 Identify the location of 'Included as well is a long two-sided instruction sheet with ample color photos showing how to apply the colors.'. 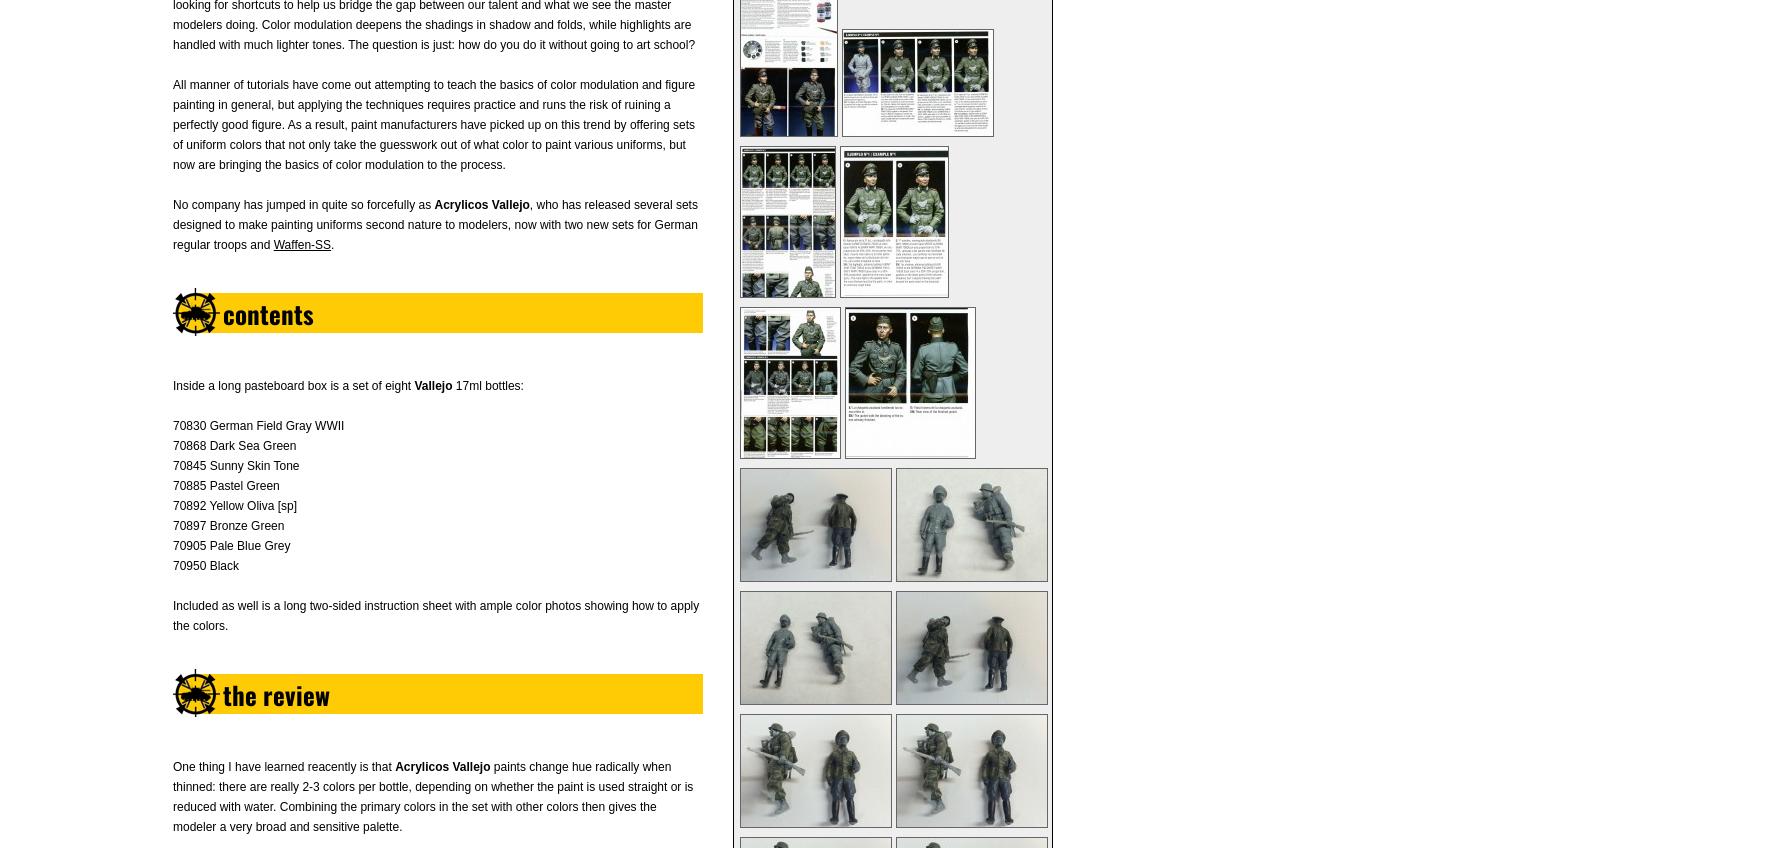
(435, 615).